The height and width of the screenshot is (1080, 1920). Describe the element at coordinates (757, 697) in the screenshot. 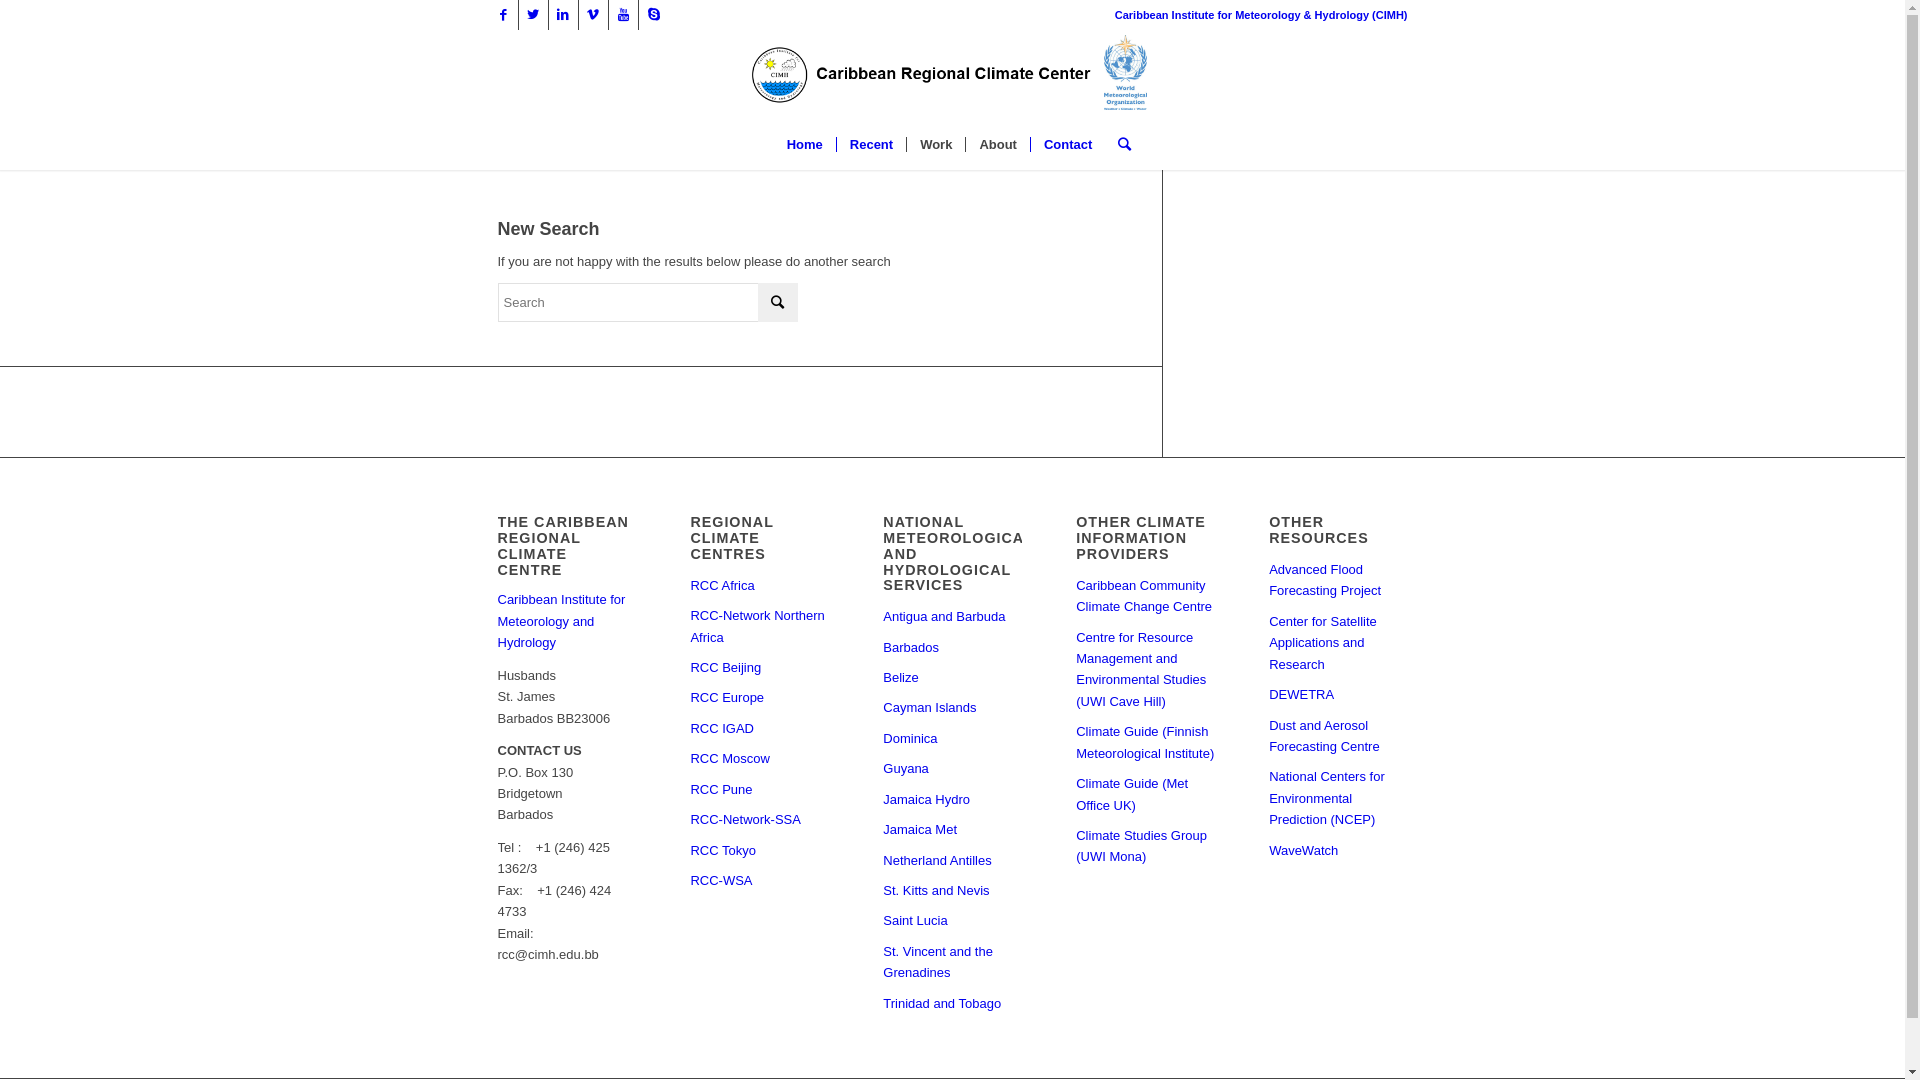

I see `'RCC Europe'` at that location.